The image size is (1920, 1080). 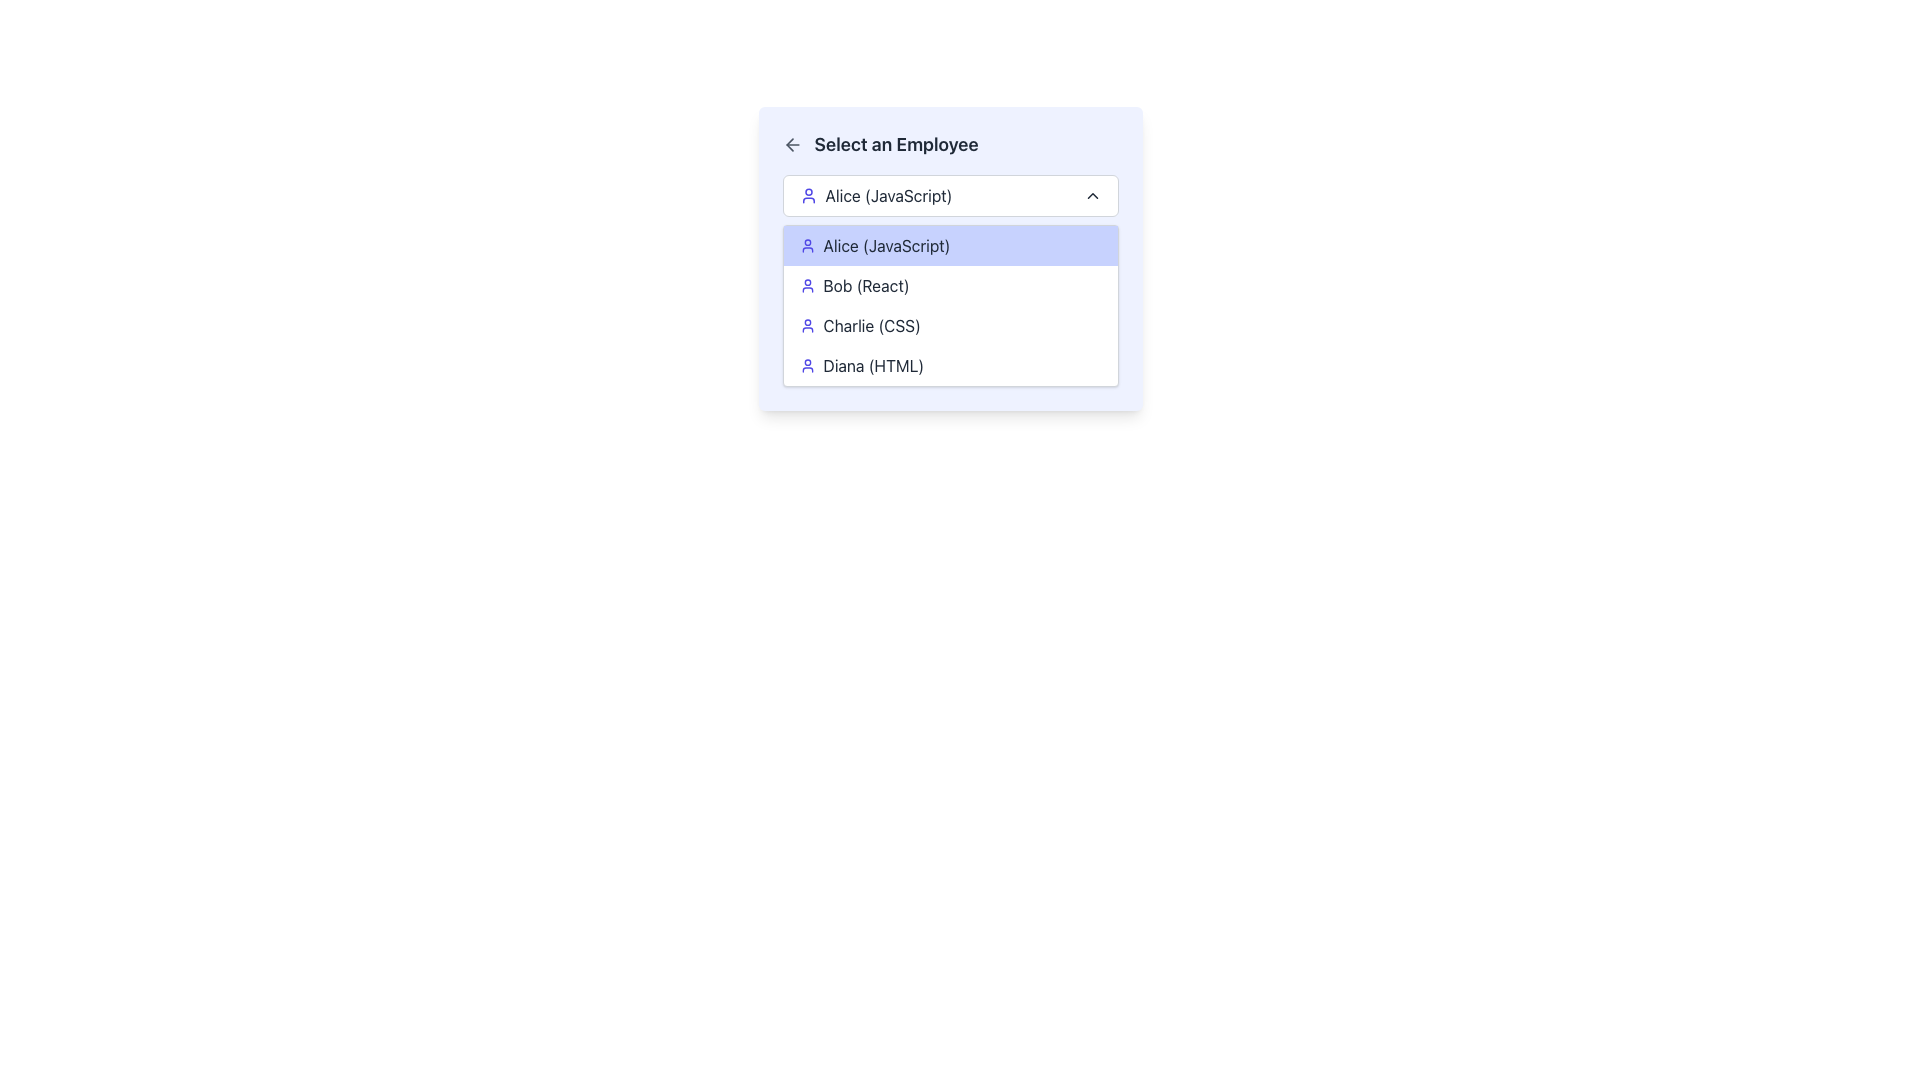 What do you see at coordinates (876, 196) in the screenshot?
I see `the dropdown list item labeled 'Alice (JavaScript)' in the 'Select an Employee' dropdown` at bounding box center [876, 196].